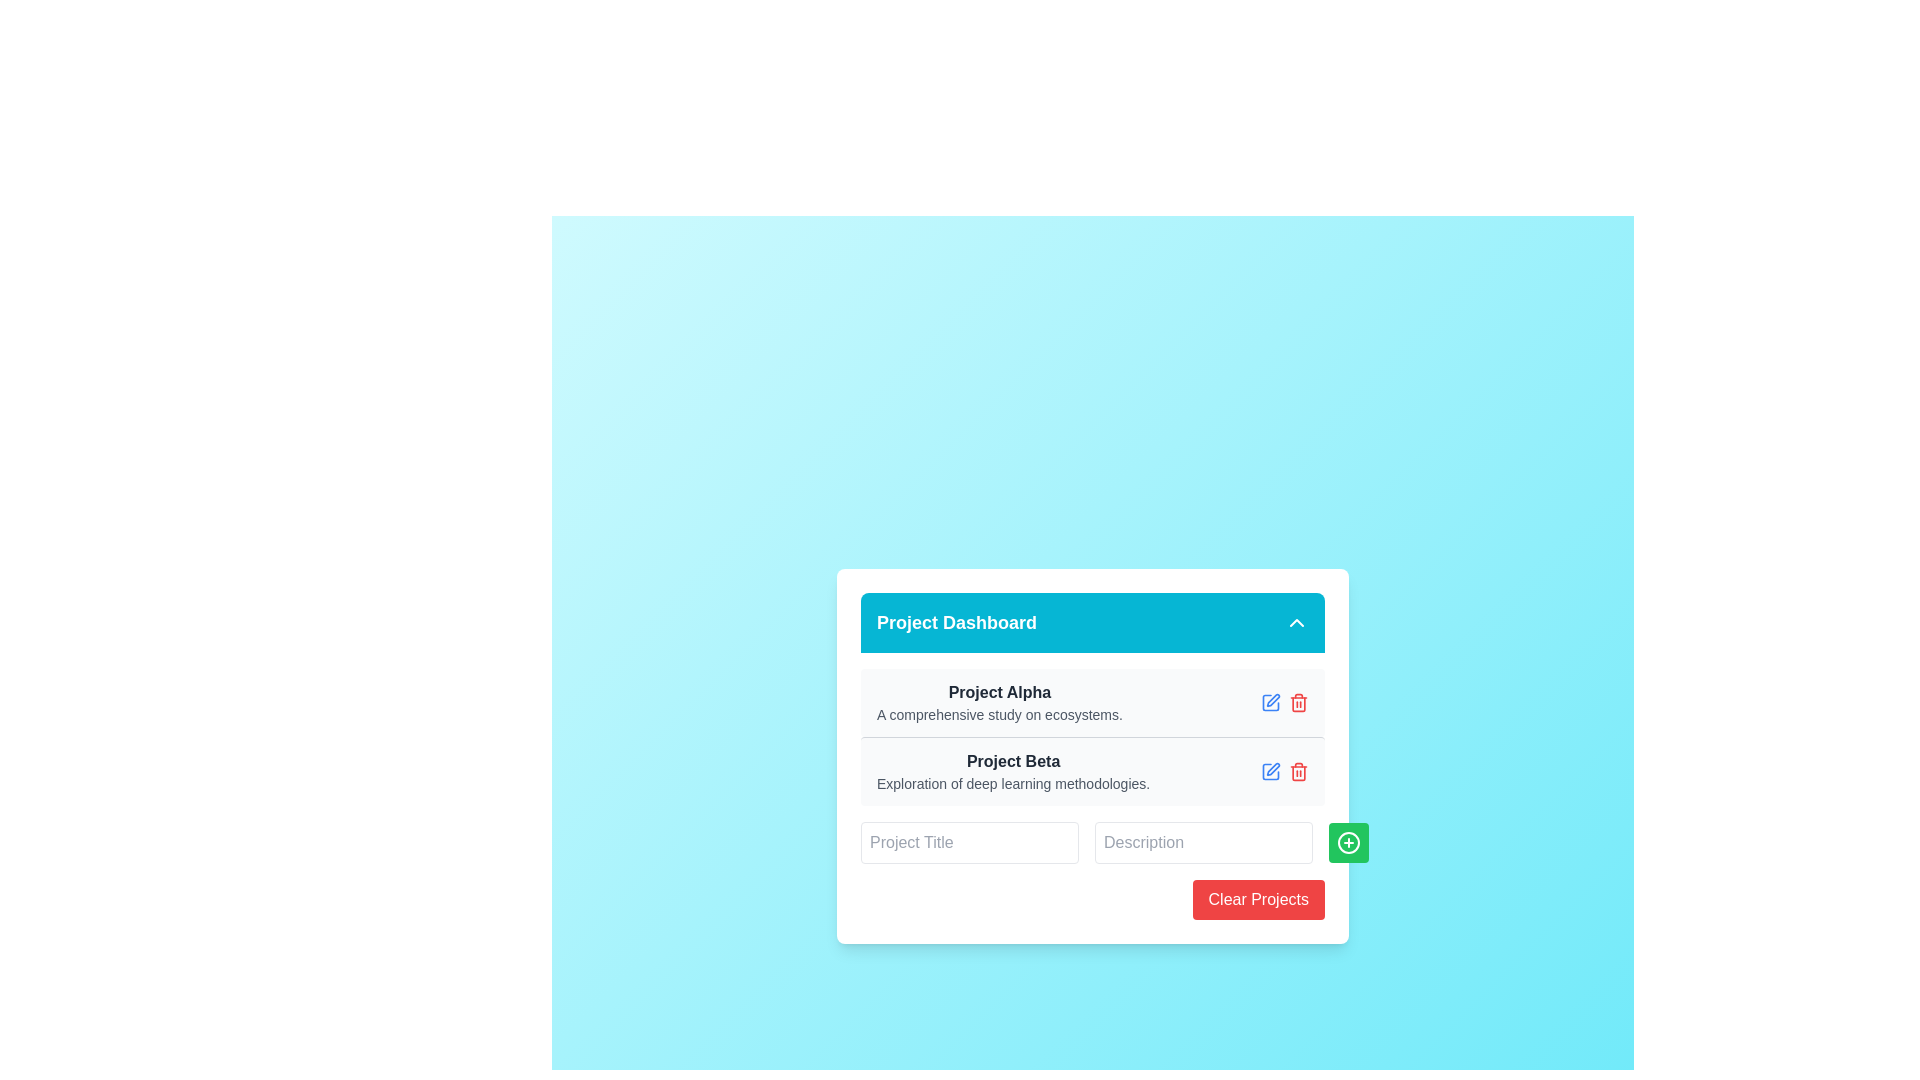 The height and width of the screenshot is (1080, 1920). I want to click on the circular green button with a white border and a plus icon, so click(1348, 841).